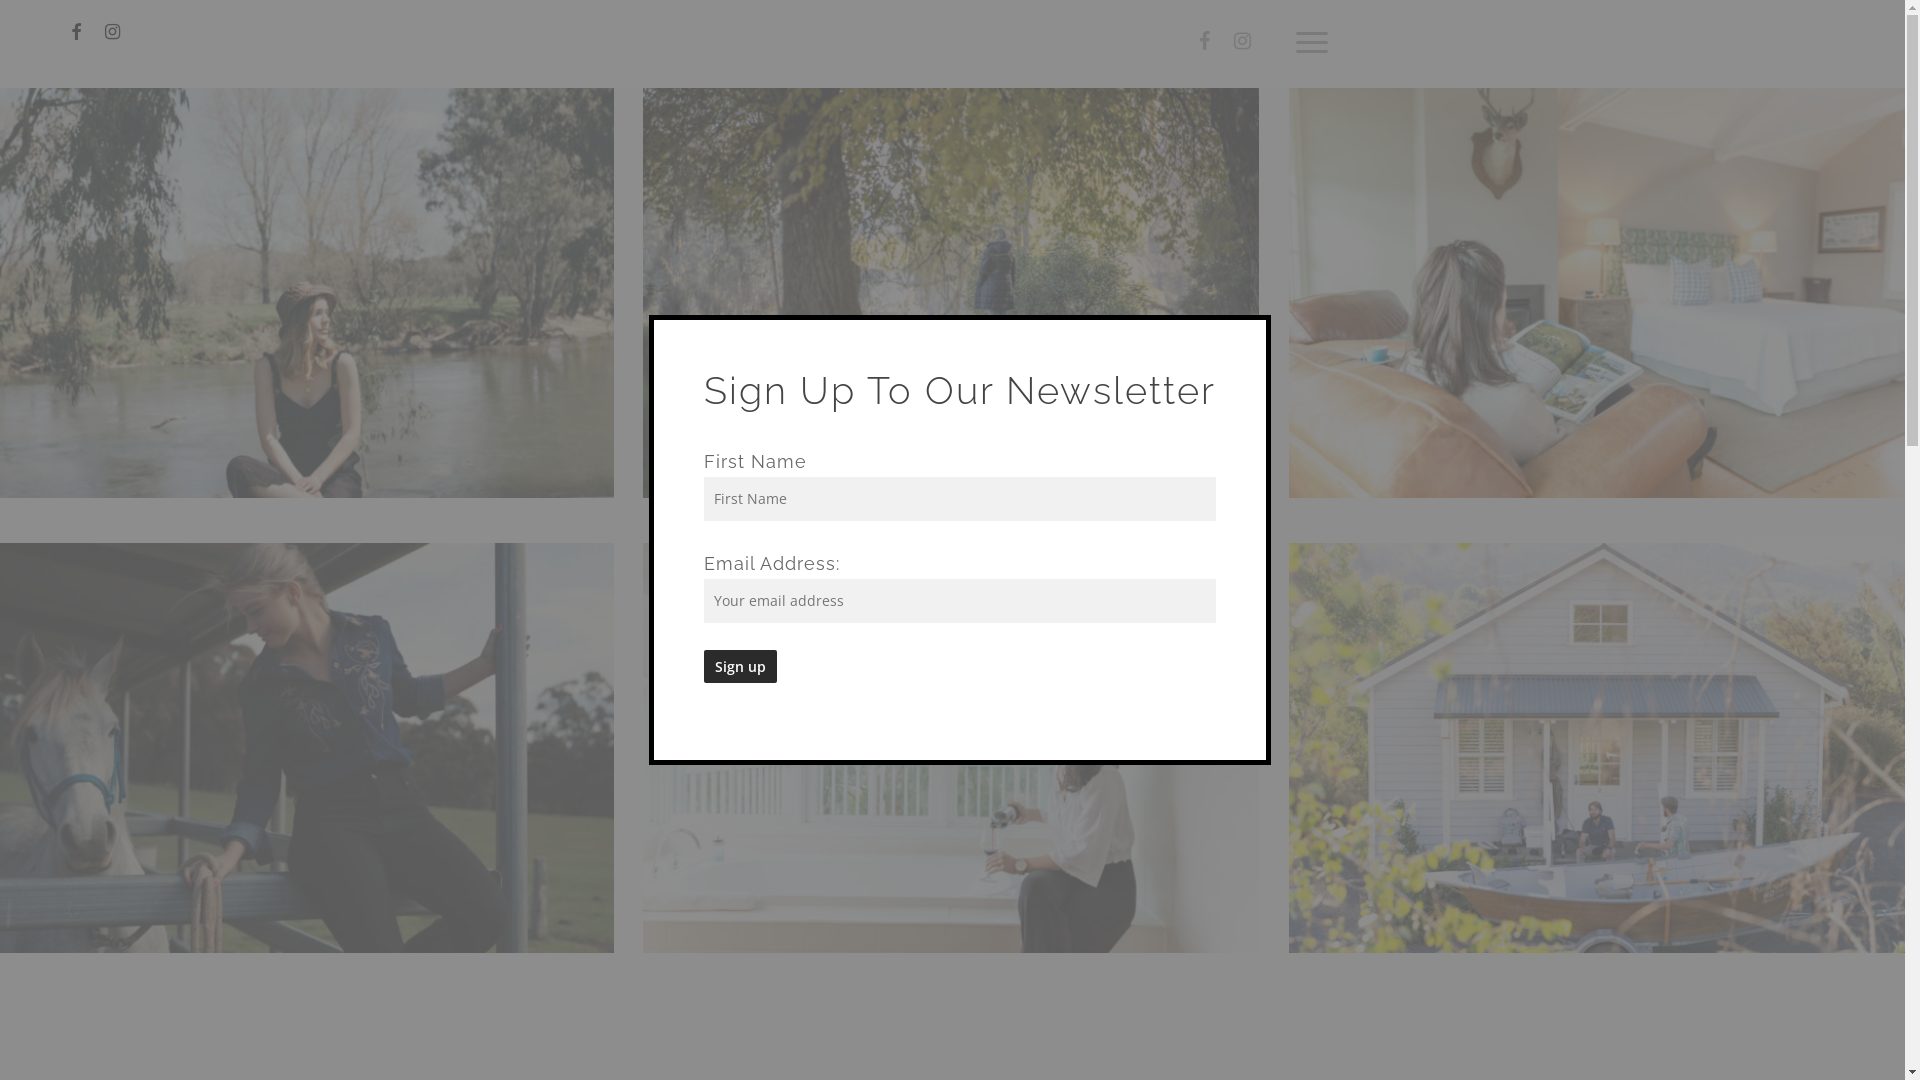 The image size is (1920, 1080). What do you see at coordinates (1247, 327) in the screenshot?
I see `'Close'` at bounding box center [1247, 327].